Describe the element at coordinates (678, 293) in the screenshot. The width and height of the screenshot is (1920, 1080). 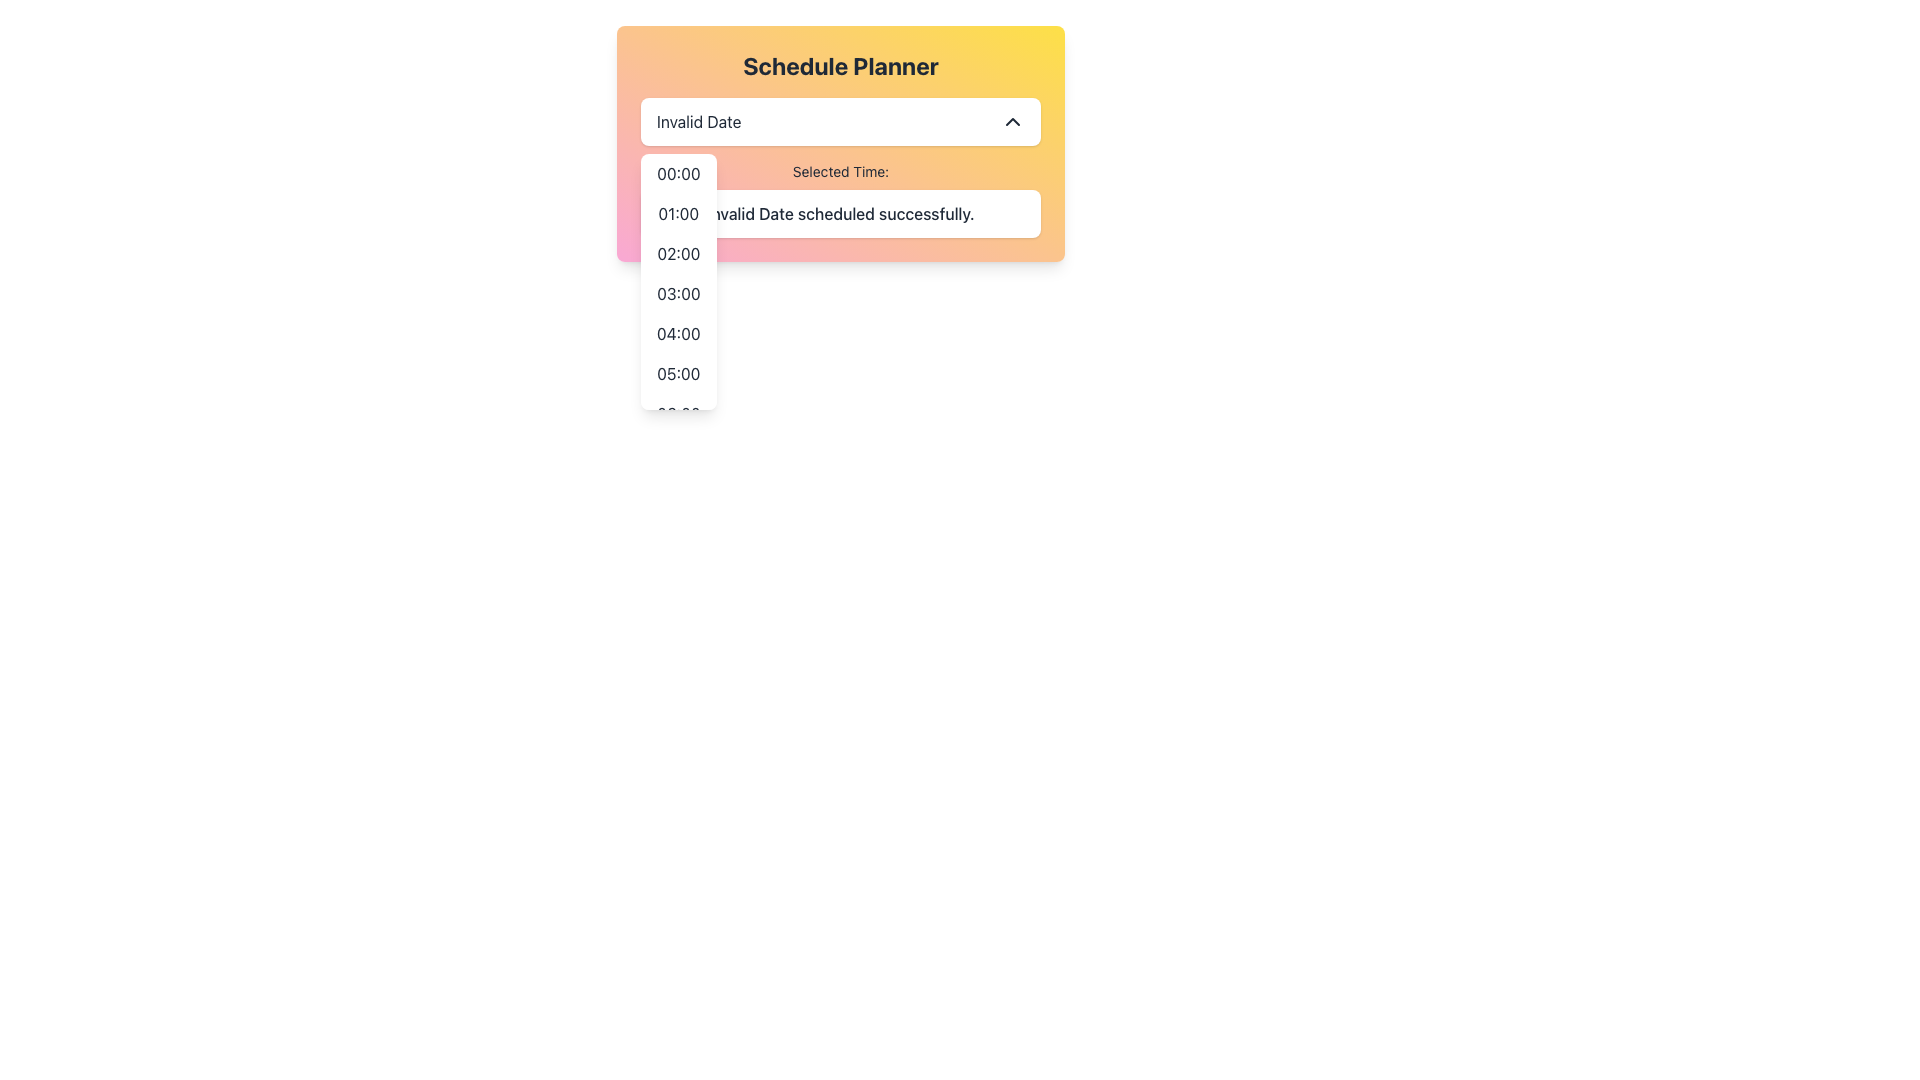
I see `the fourth option in the dropdown menu` at that location.